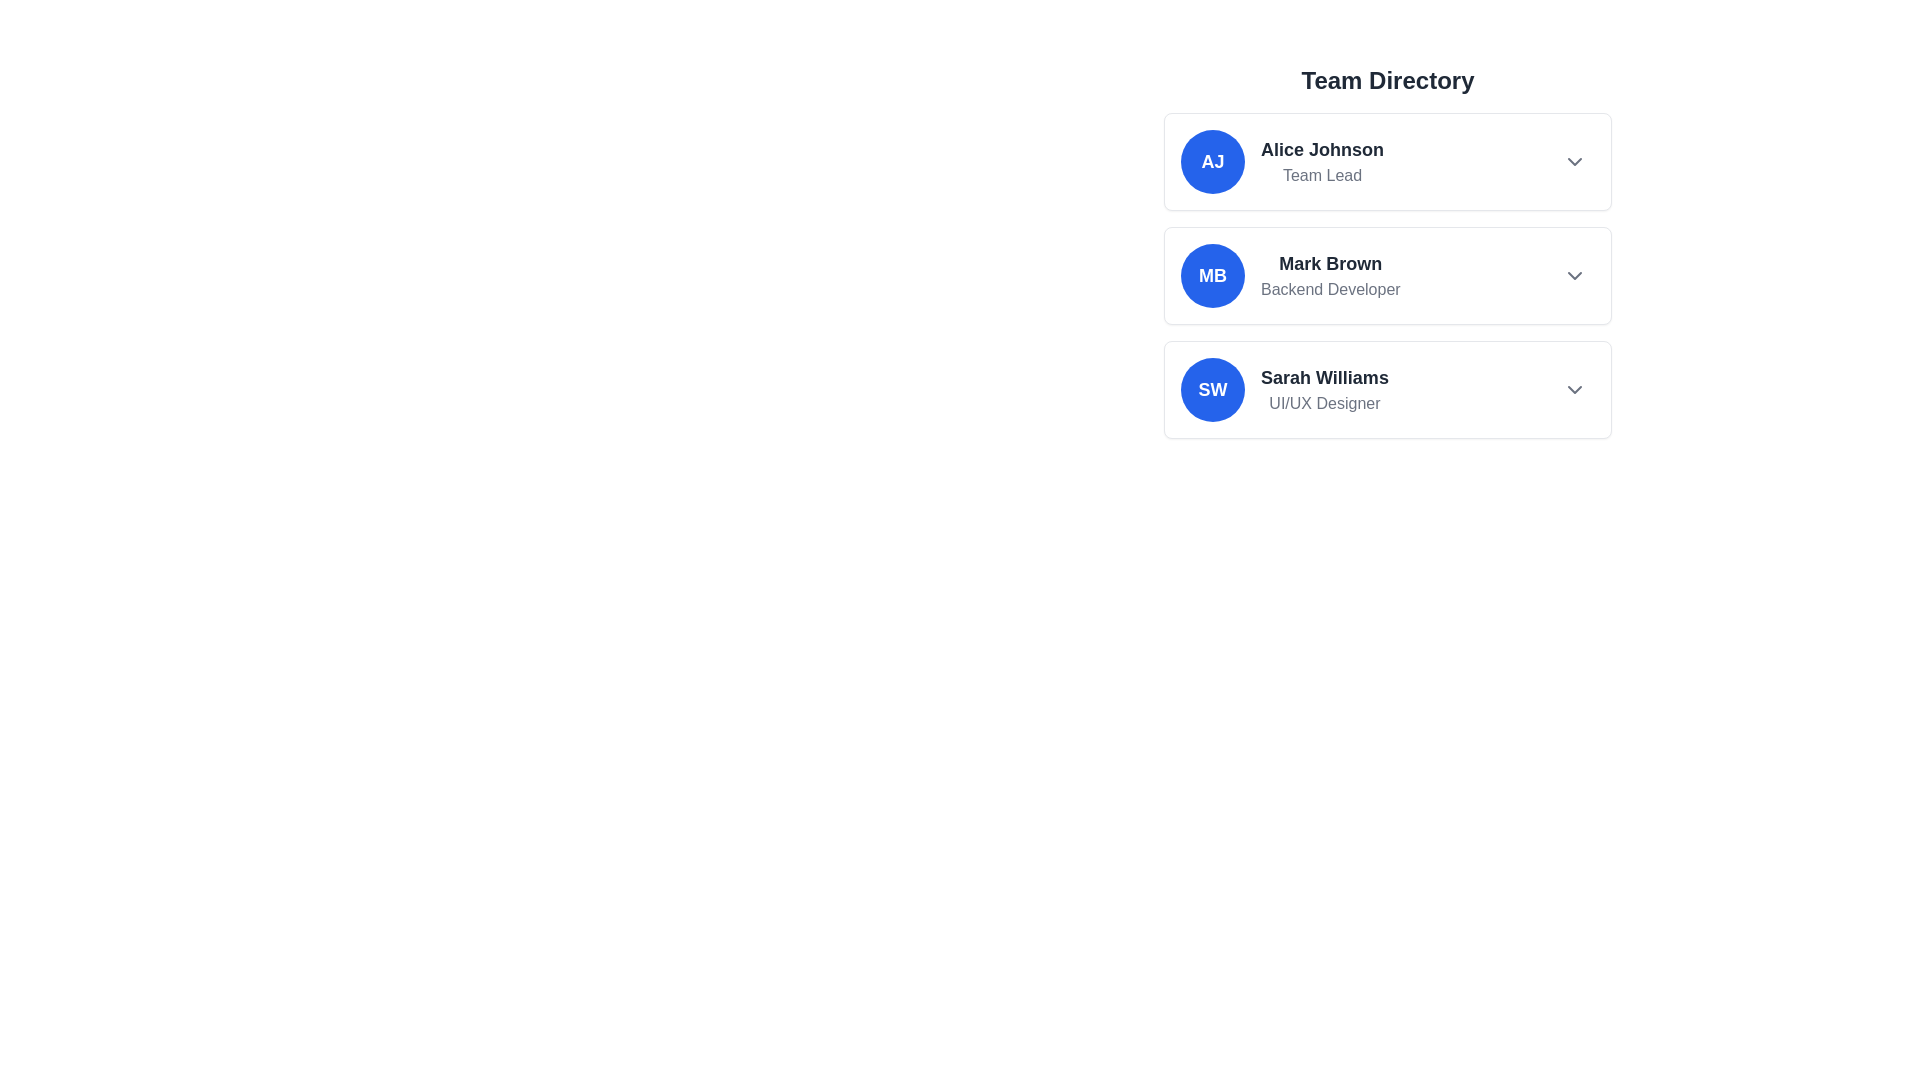 The height and width of the screenshot is (1080, 1920). I want to click on the downward-pointing chevron icon located on the right side of 'Sarah Williams - UI/UX Designer' in the 'Team Directory' list, so click(1573, 389).